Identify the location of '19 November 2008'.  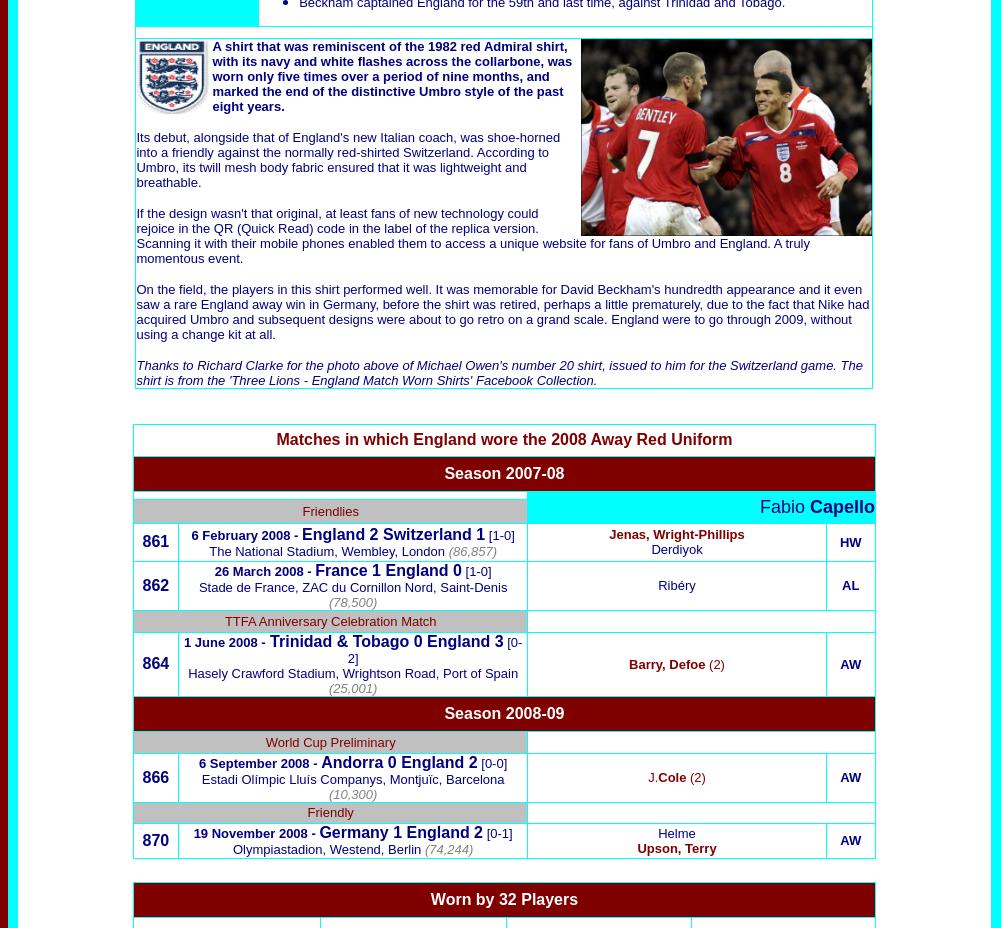
(249, 833).